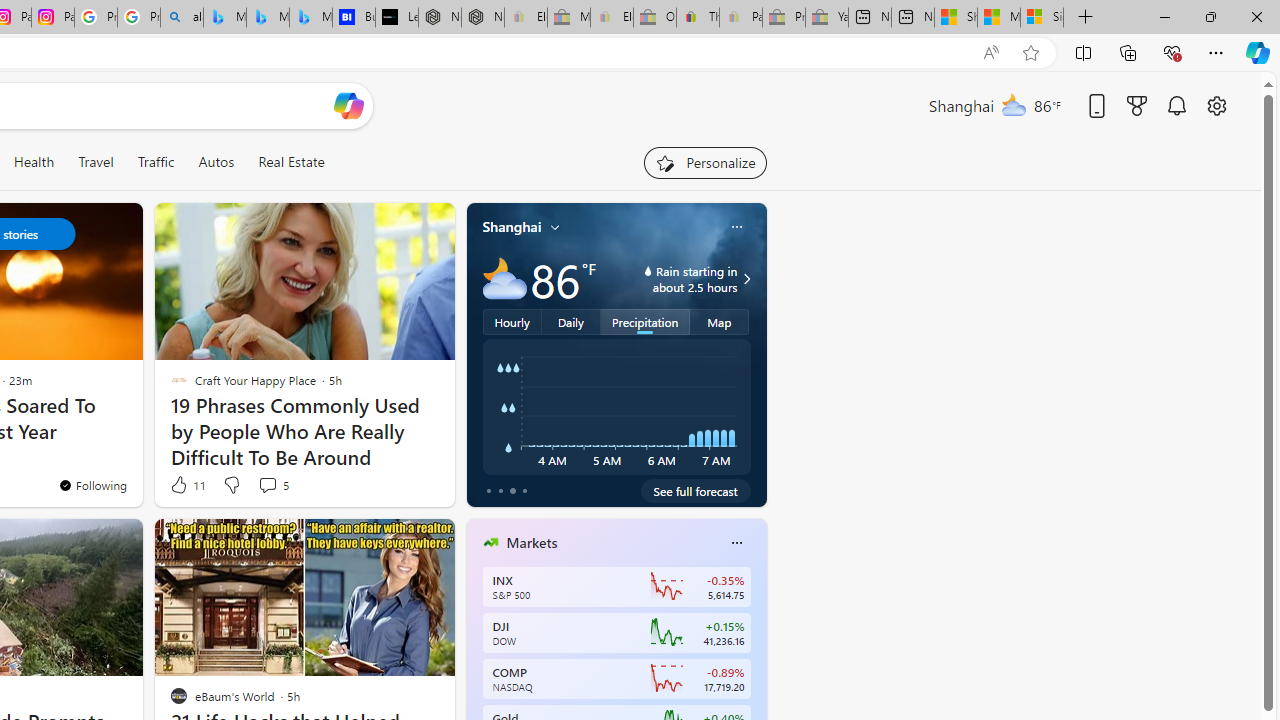 The height and width of the screenshot is (720, 1280). Describe the element at coordinates (310, 17) in the screenshot. I see `'Microsoft Bing Travel - Shangri-La Hotel Bangkok'` at that location.